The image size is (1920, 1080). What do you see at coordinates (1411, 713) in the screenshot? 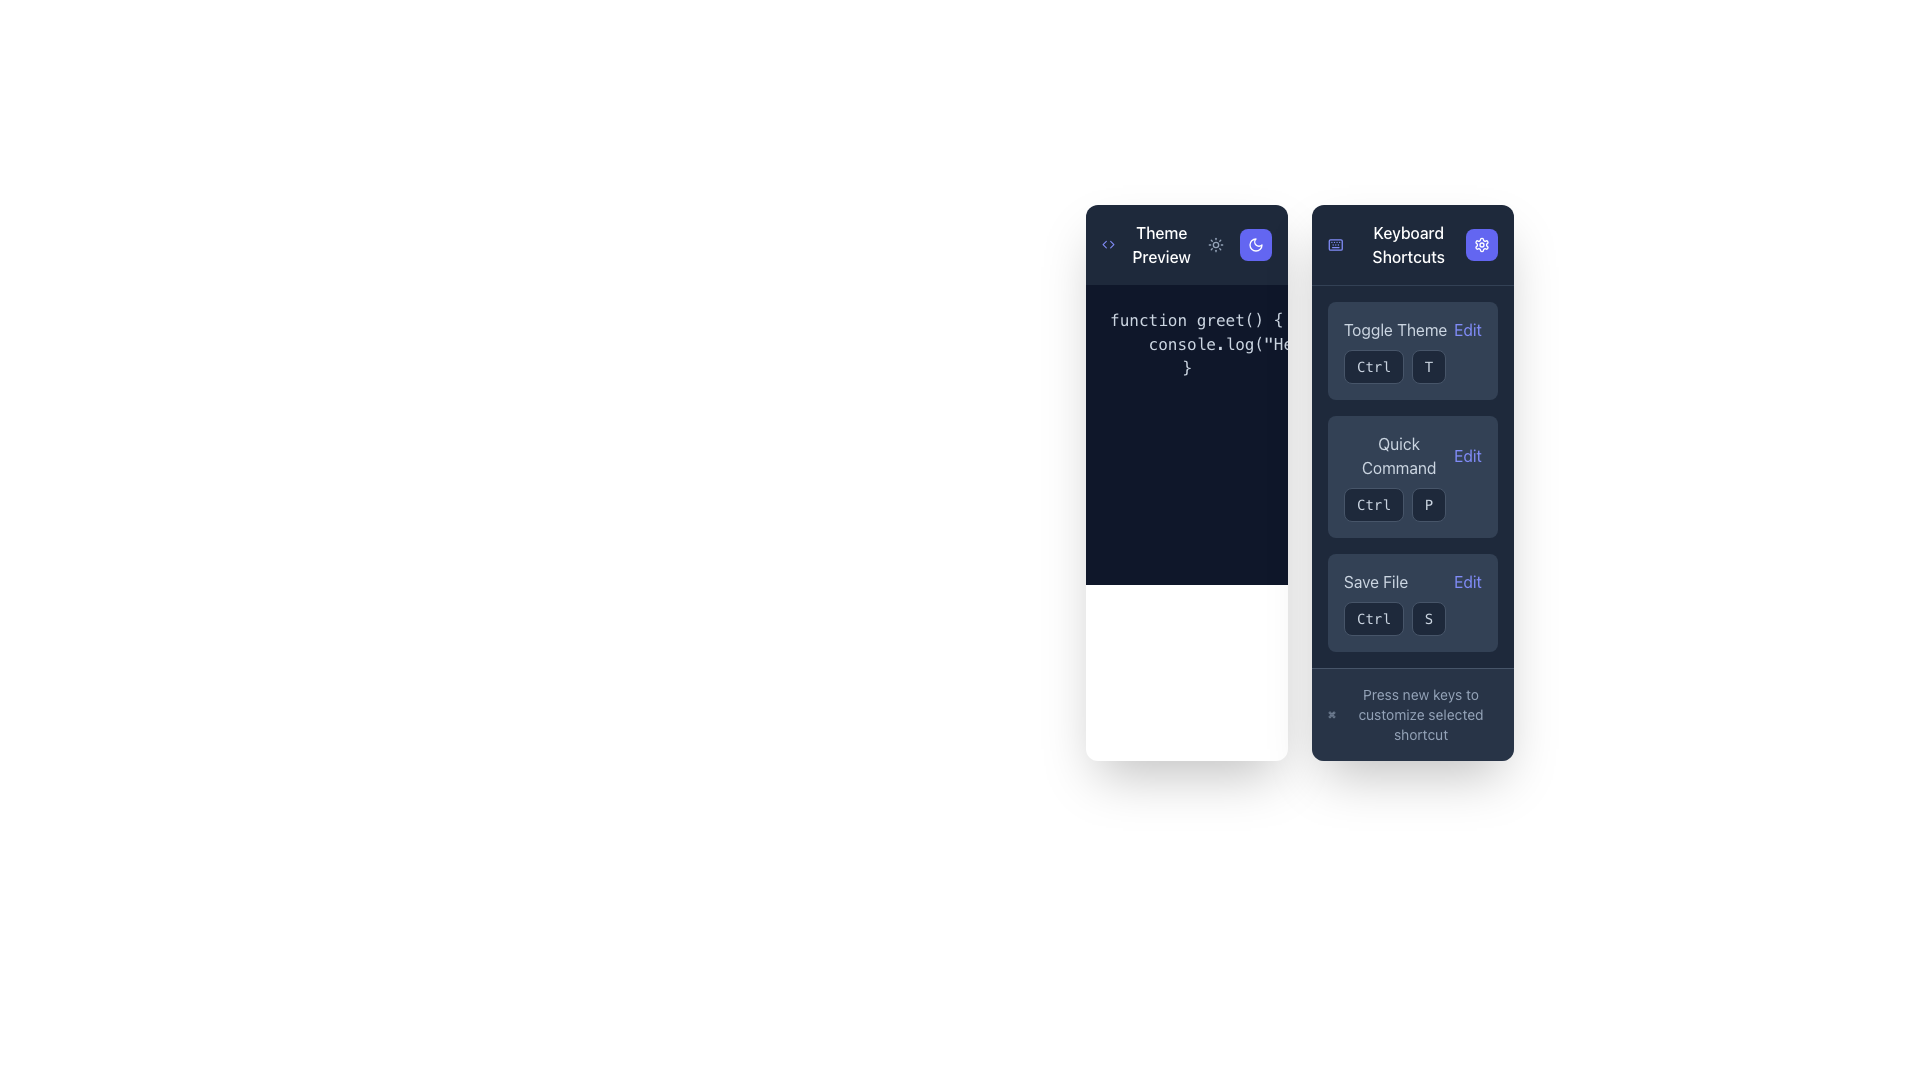
I see `the instructional text located at the bottom of the 'Keyboard Shortcuts' panel` at bounding box center [1411, 713].